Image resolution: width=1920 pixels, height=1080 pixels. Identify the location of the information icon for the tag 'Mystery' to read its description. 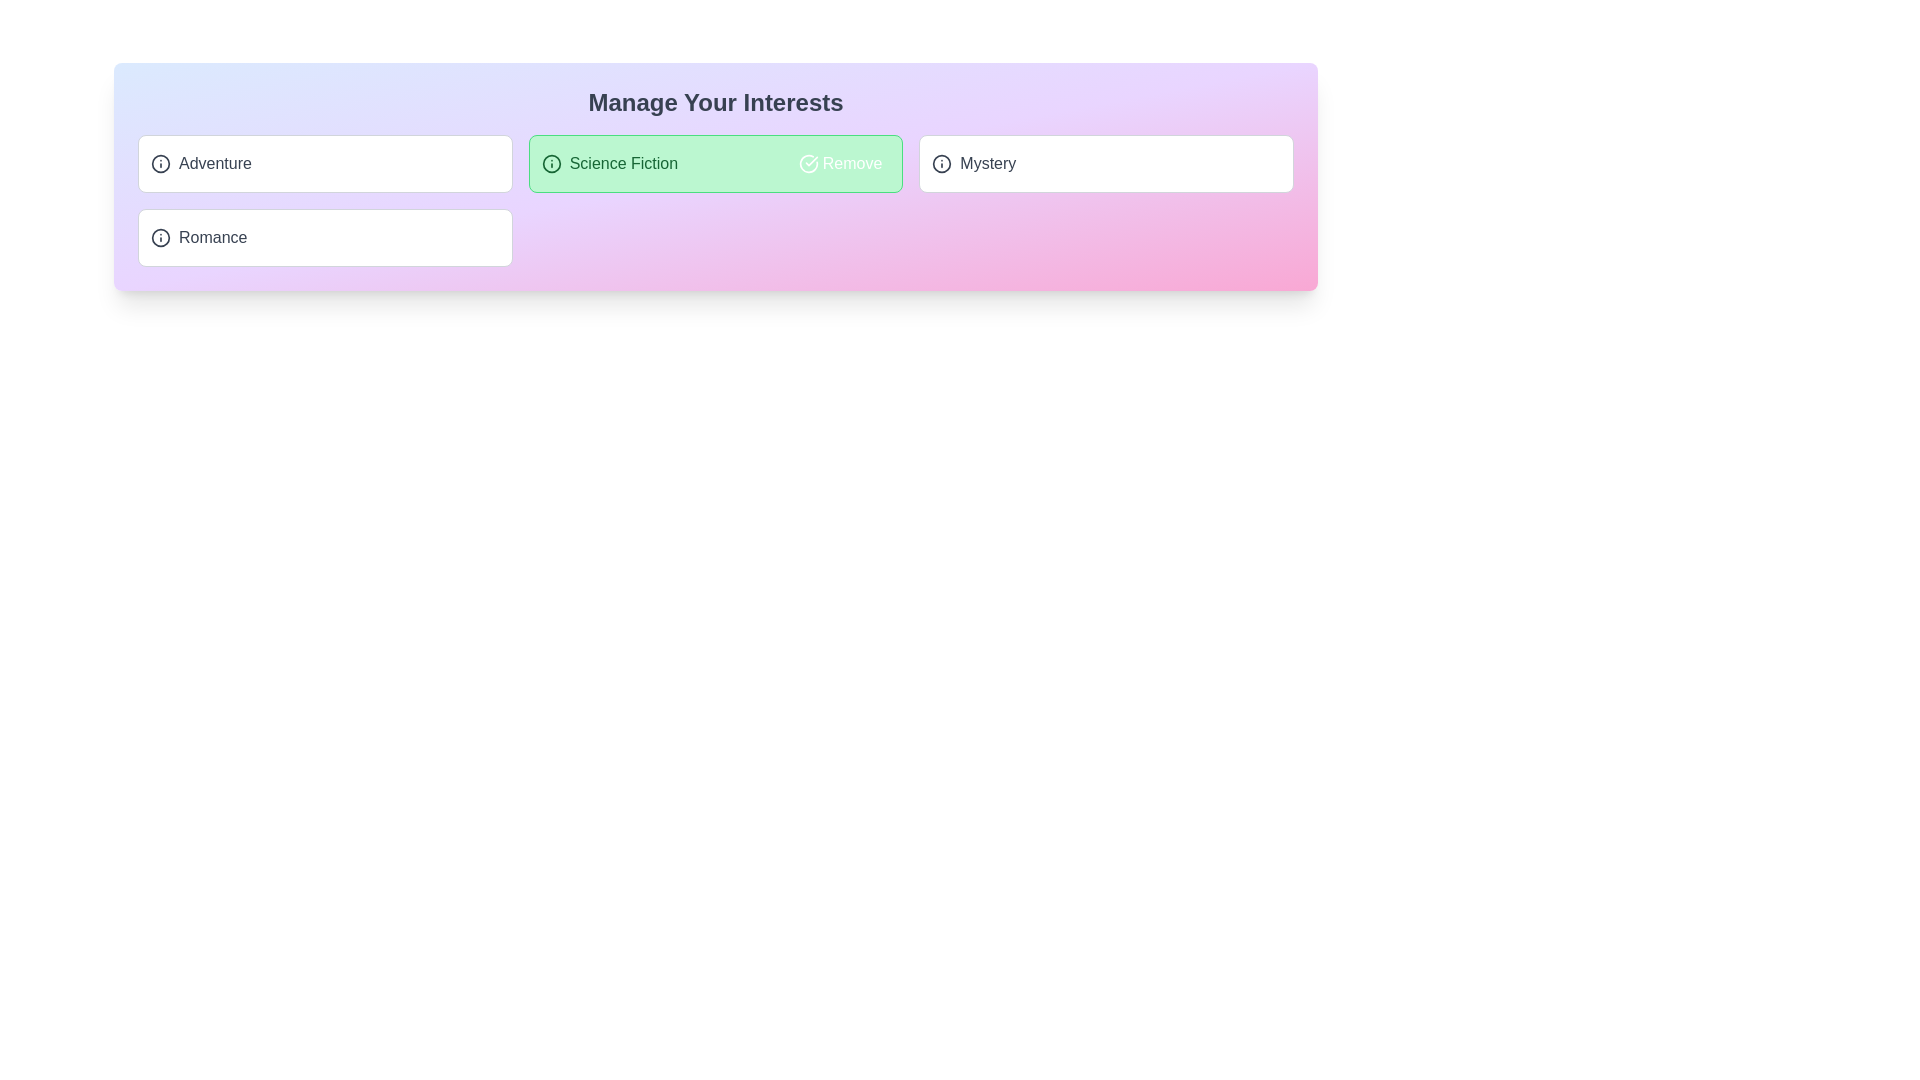
(940, 163).